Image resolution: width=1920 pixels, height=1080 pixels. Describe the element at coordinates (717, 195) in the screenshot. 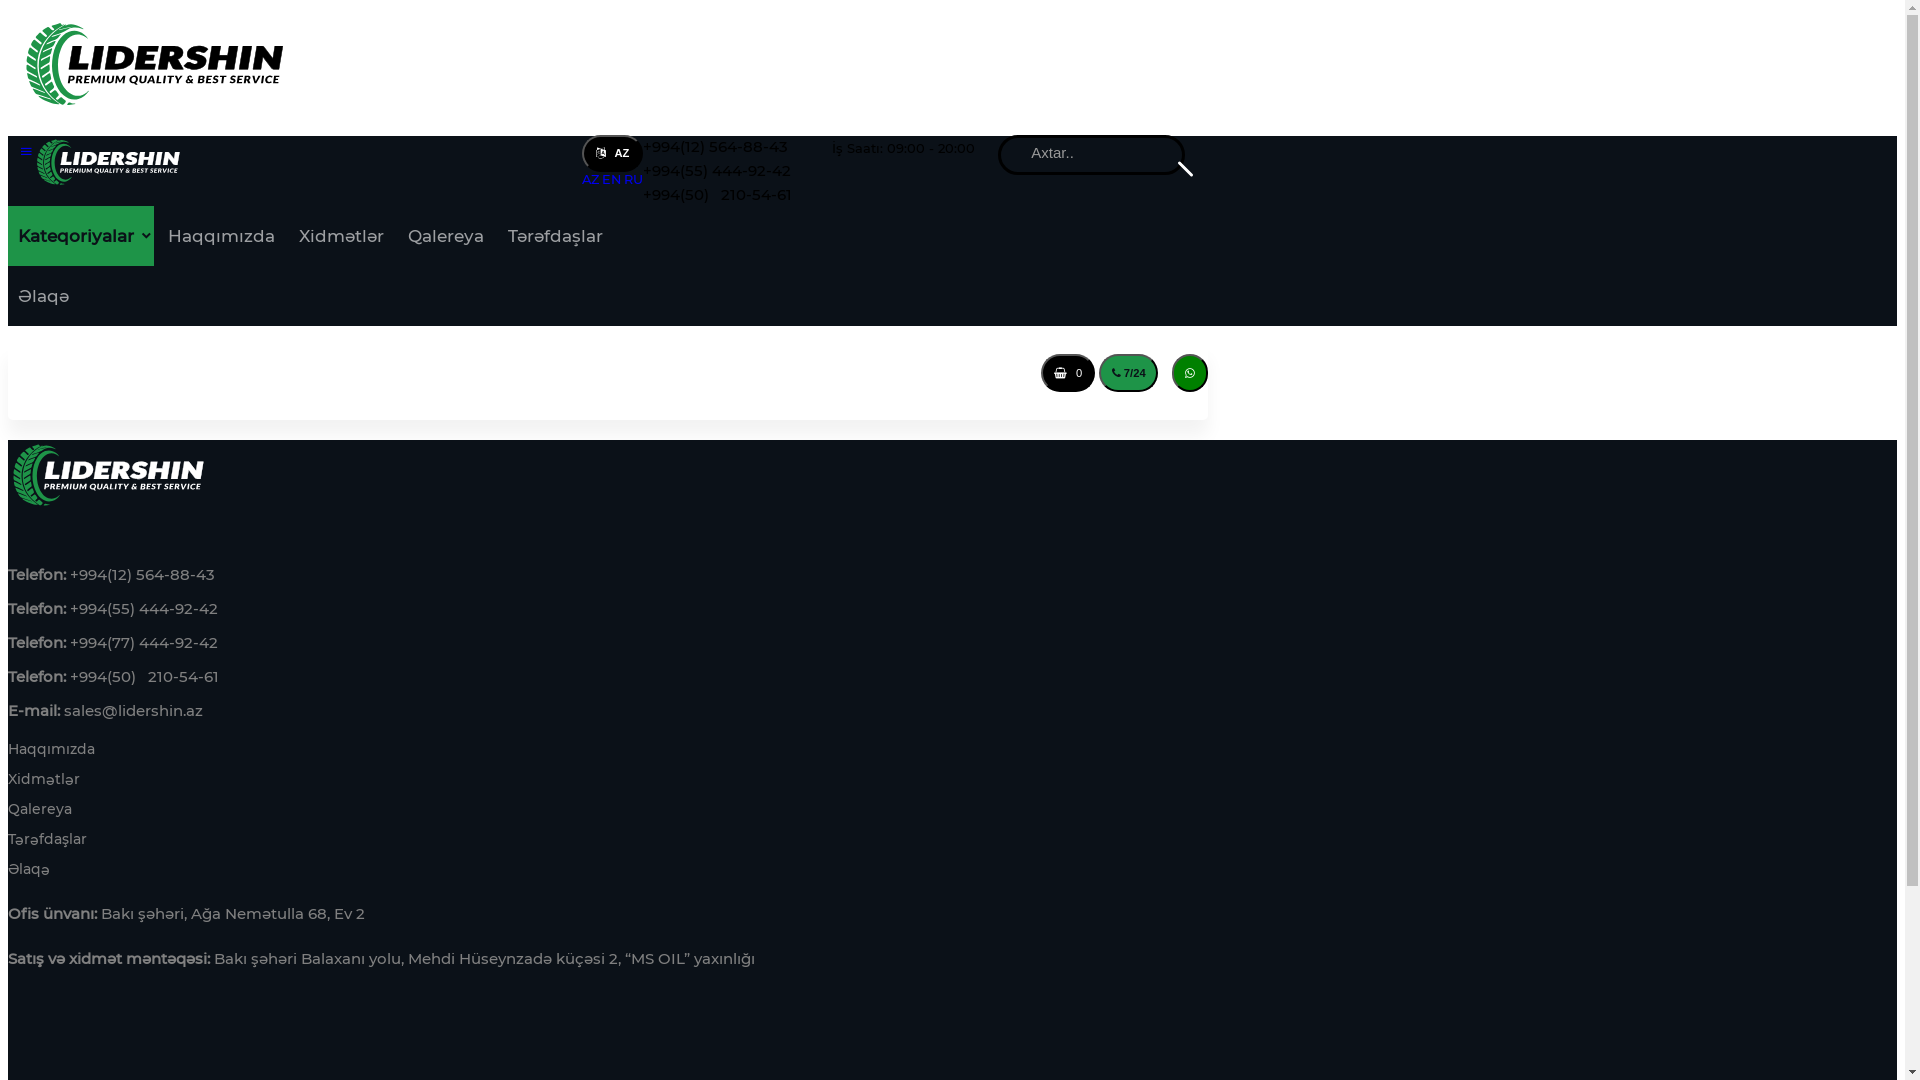

I see `'+994(50)   210-54-61'` at that location.